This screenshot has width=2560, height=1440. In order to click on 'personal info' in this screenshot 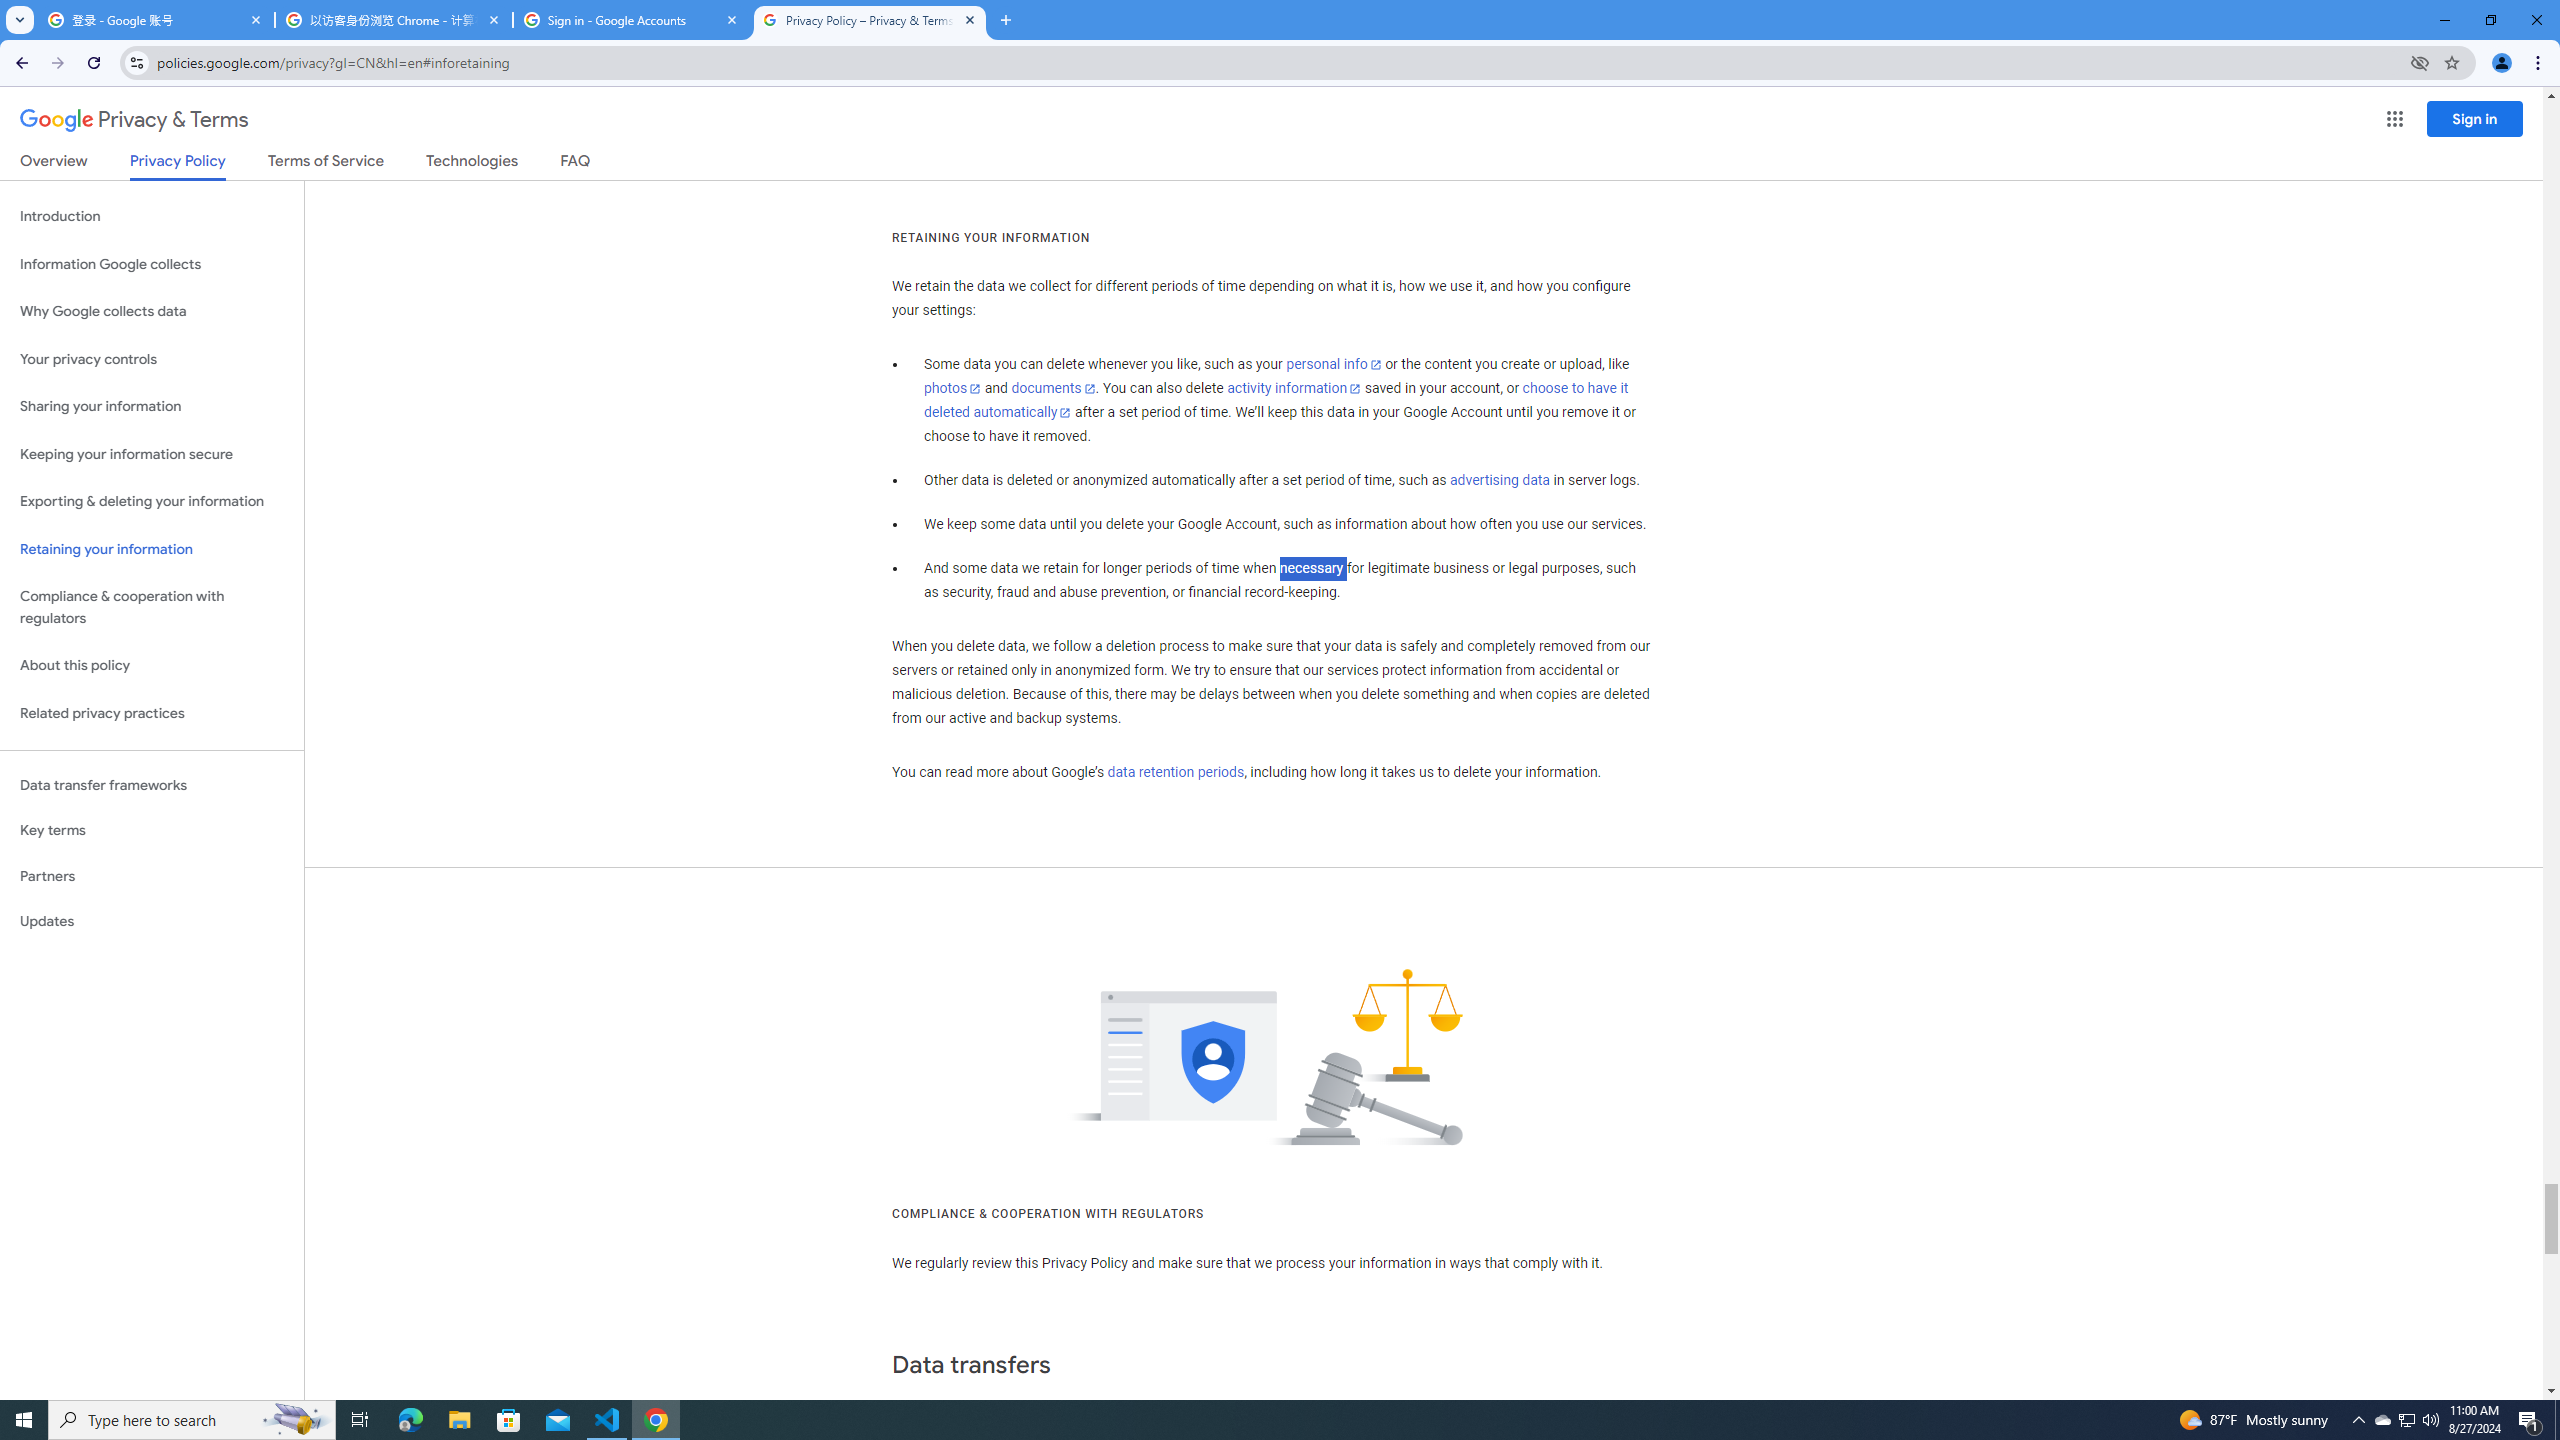, I will do `click(1332, 364)`.